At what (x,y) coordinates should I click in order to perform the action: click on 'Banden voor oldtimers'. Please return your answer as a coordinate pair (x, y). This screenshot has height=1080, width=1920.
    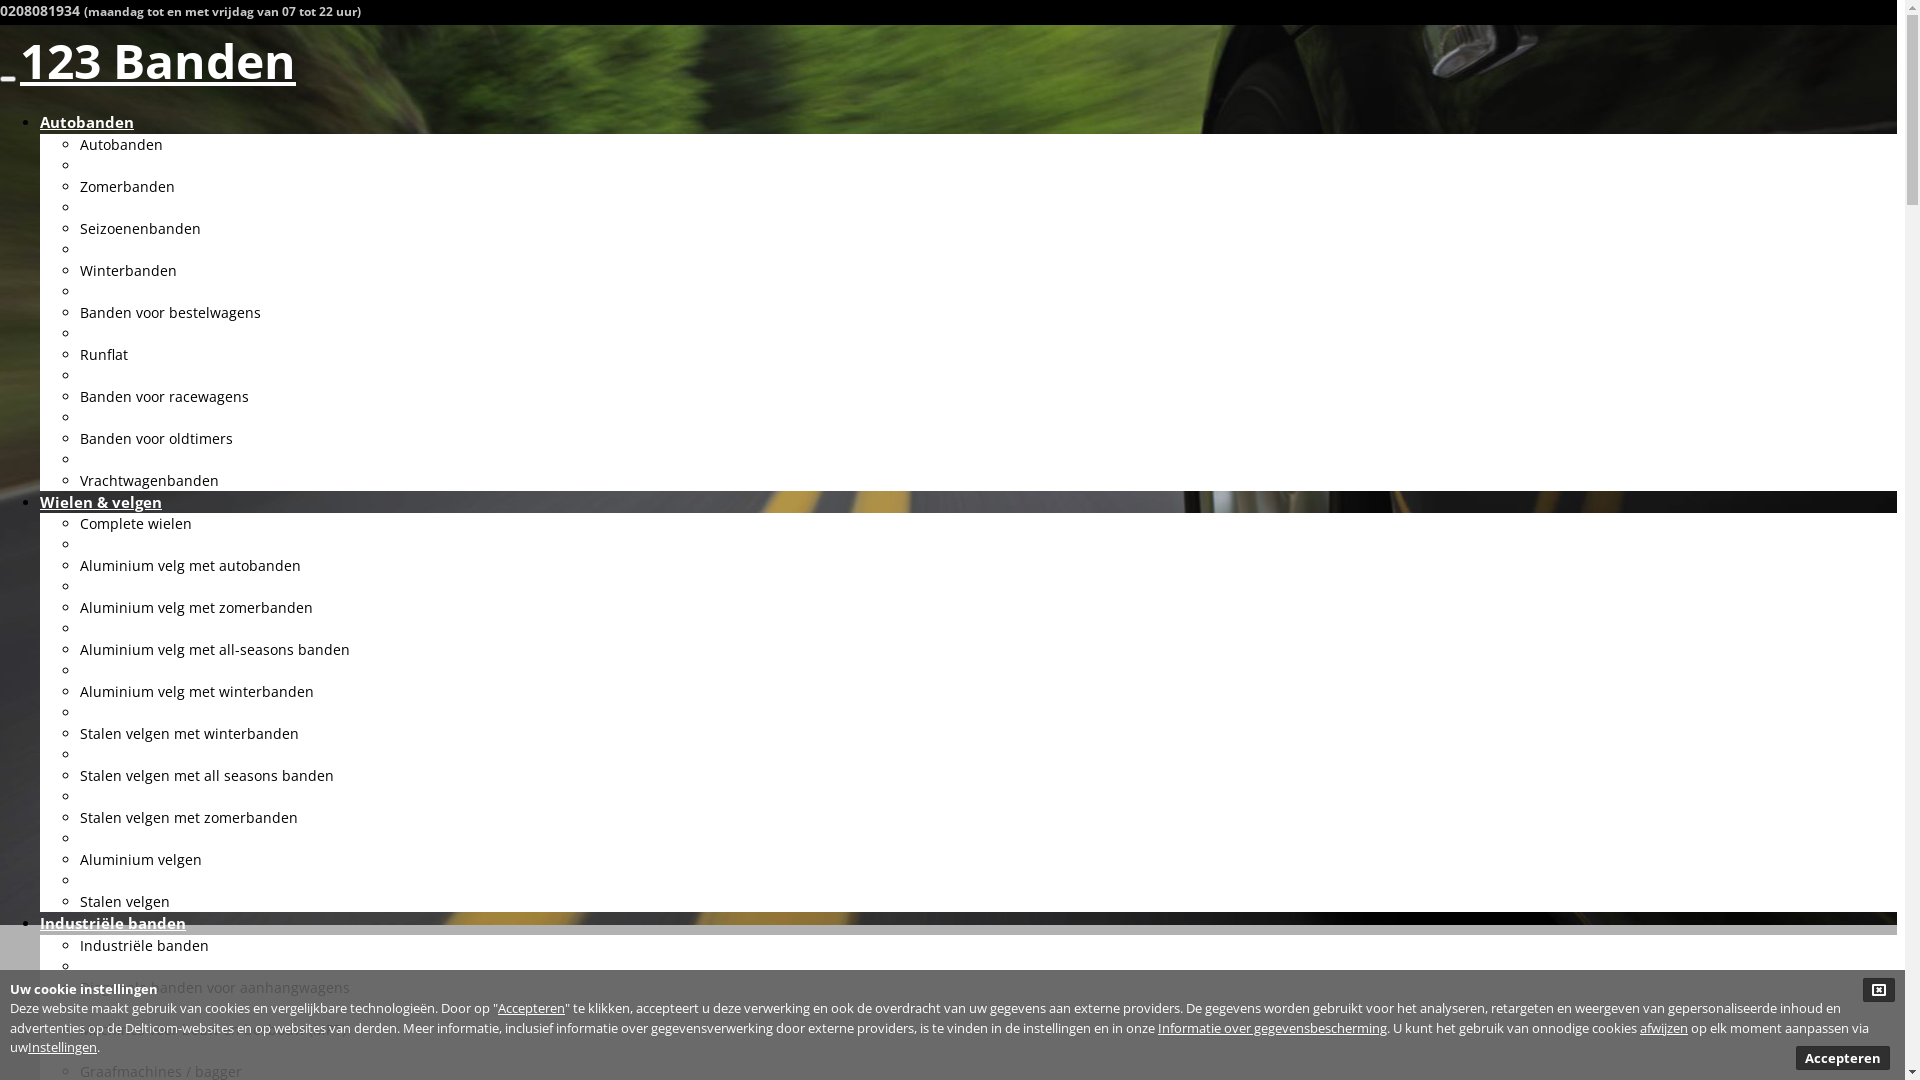
    Looking at the image, I should click on (155, 436).